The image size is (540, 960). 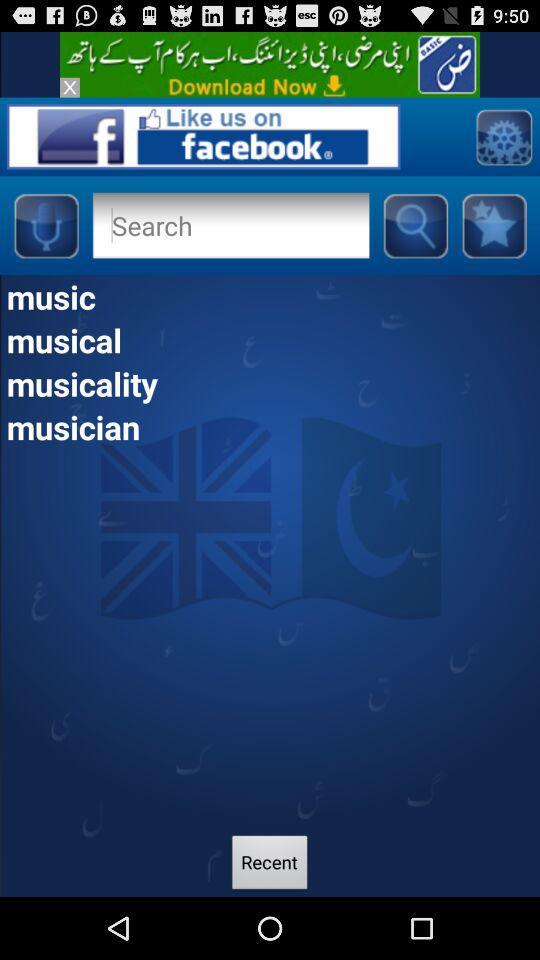 I want to click on the settings icon, so click(x=502, y=145).